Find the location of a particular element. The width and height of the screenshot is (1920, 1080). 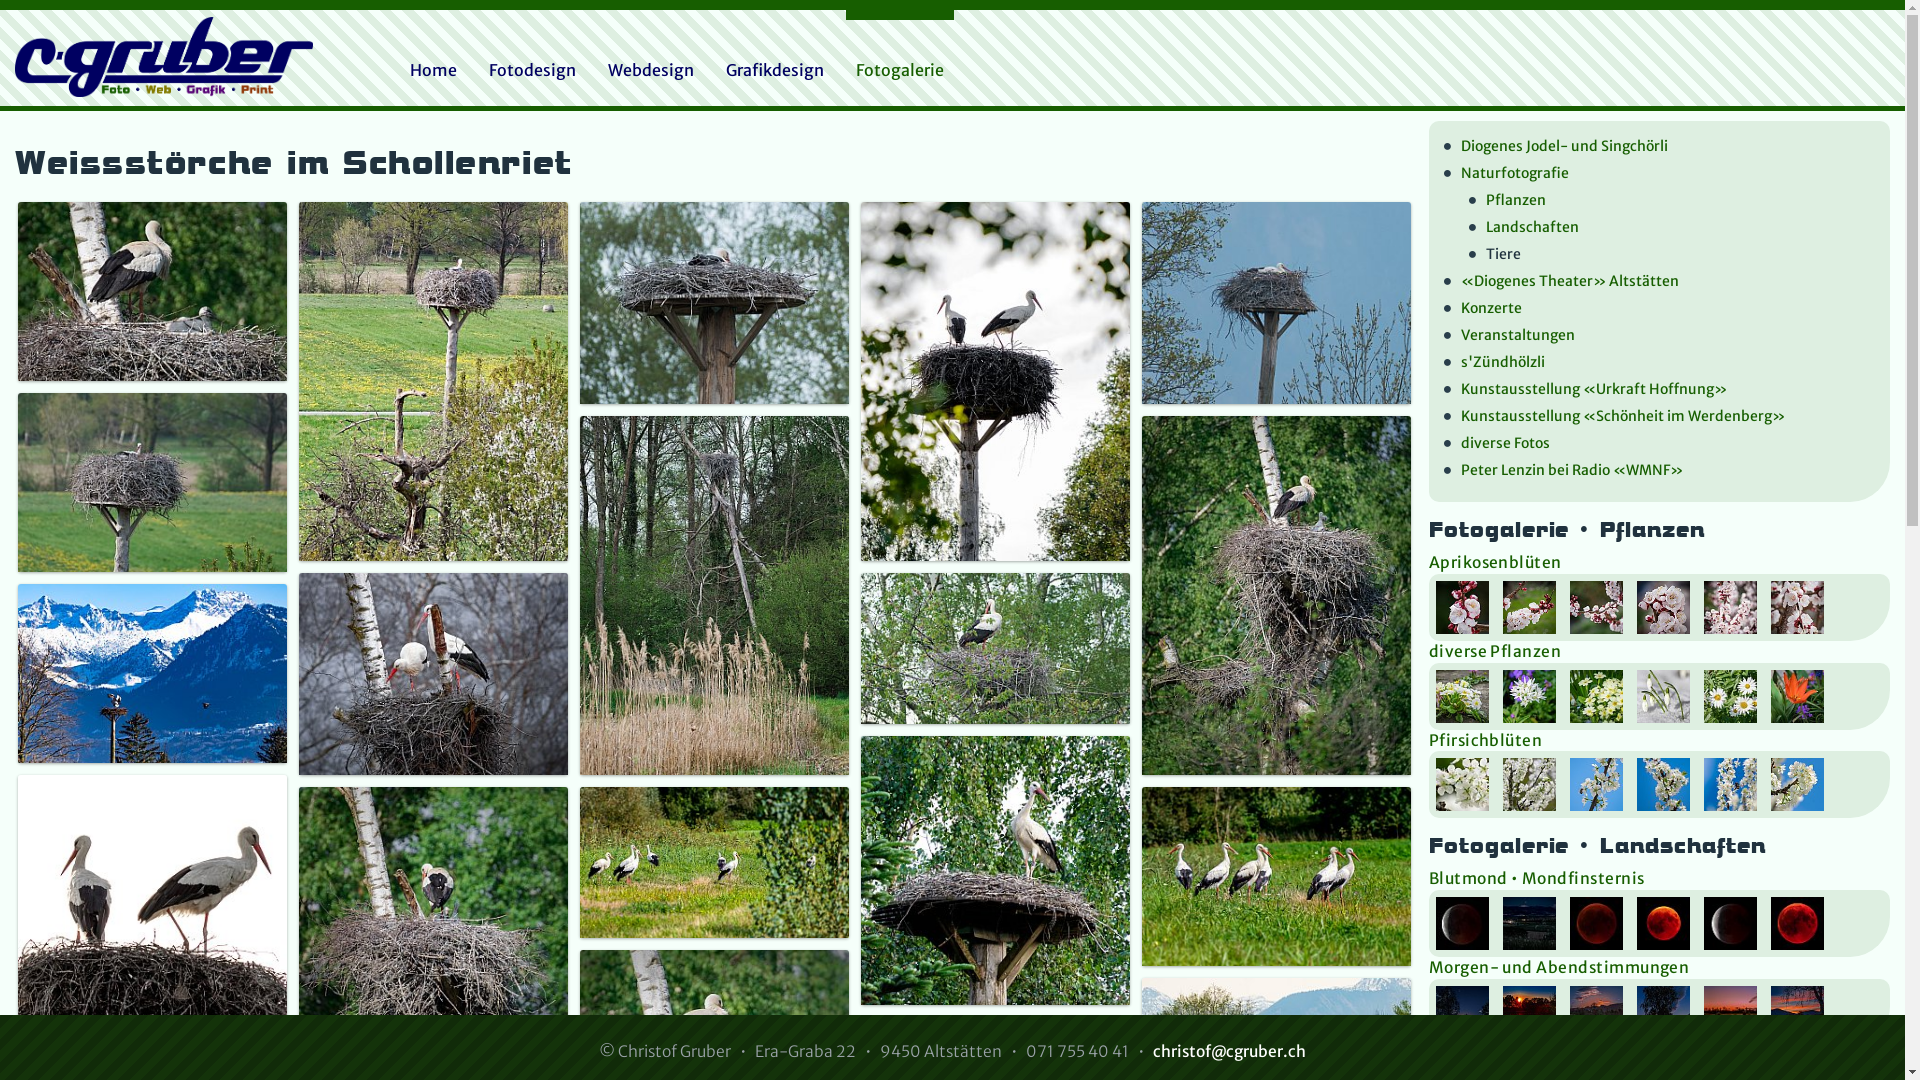

'Grafikdesign' is located at coordinates (773, 69).